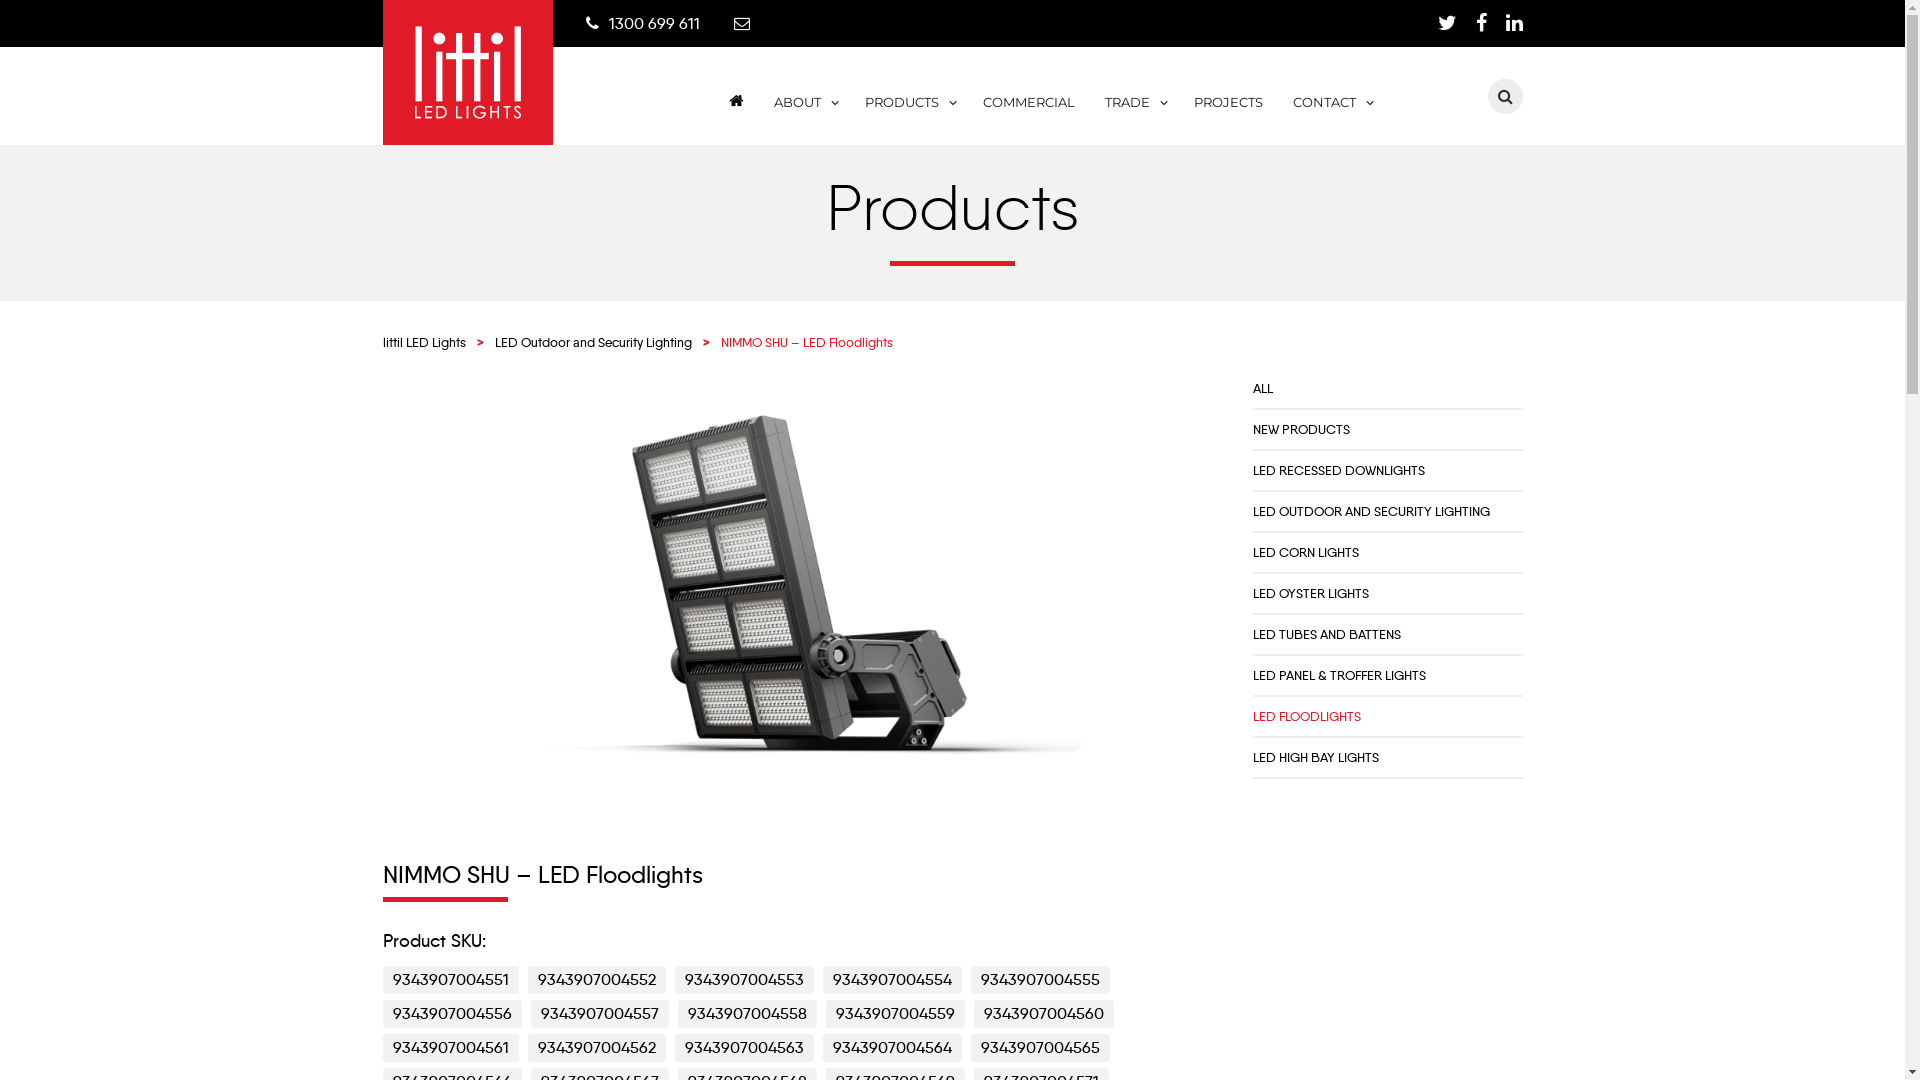 The height and width of the screenshot is (1080, 1920). What do you see at coordinates (1325, 633) in the screenshot?
I see `'LED TUBES AND BATTENS'` at bounding box center [1325, 633].